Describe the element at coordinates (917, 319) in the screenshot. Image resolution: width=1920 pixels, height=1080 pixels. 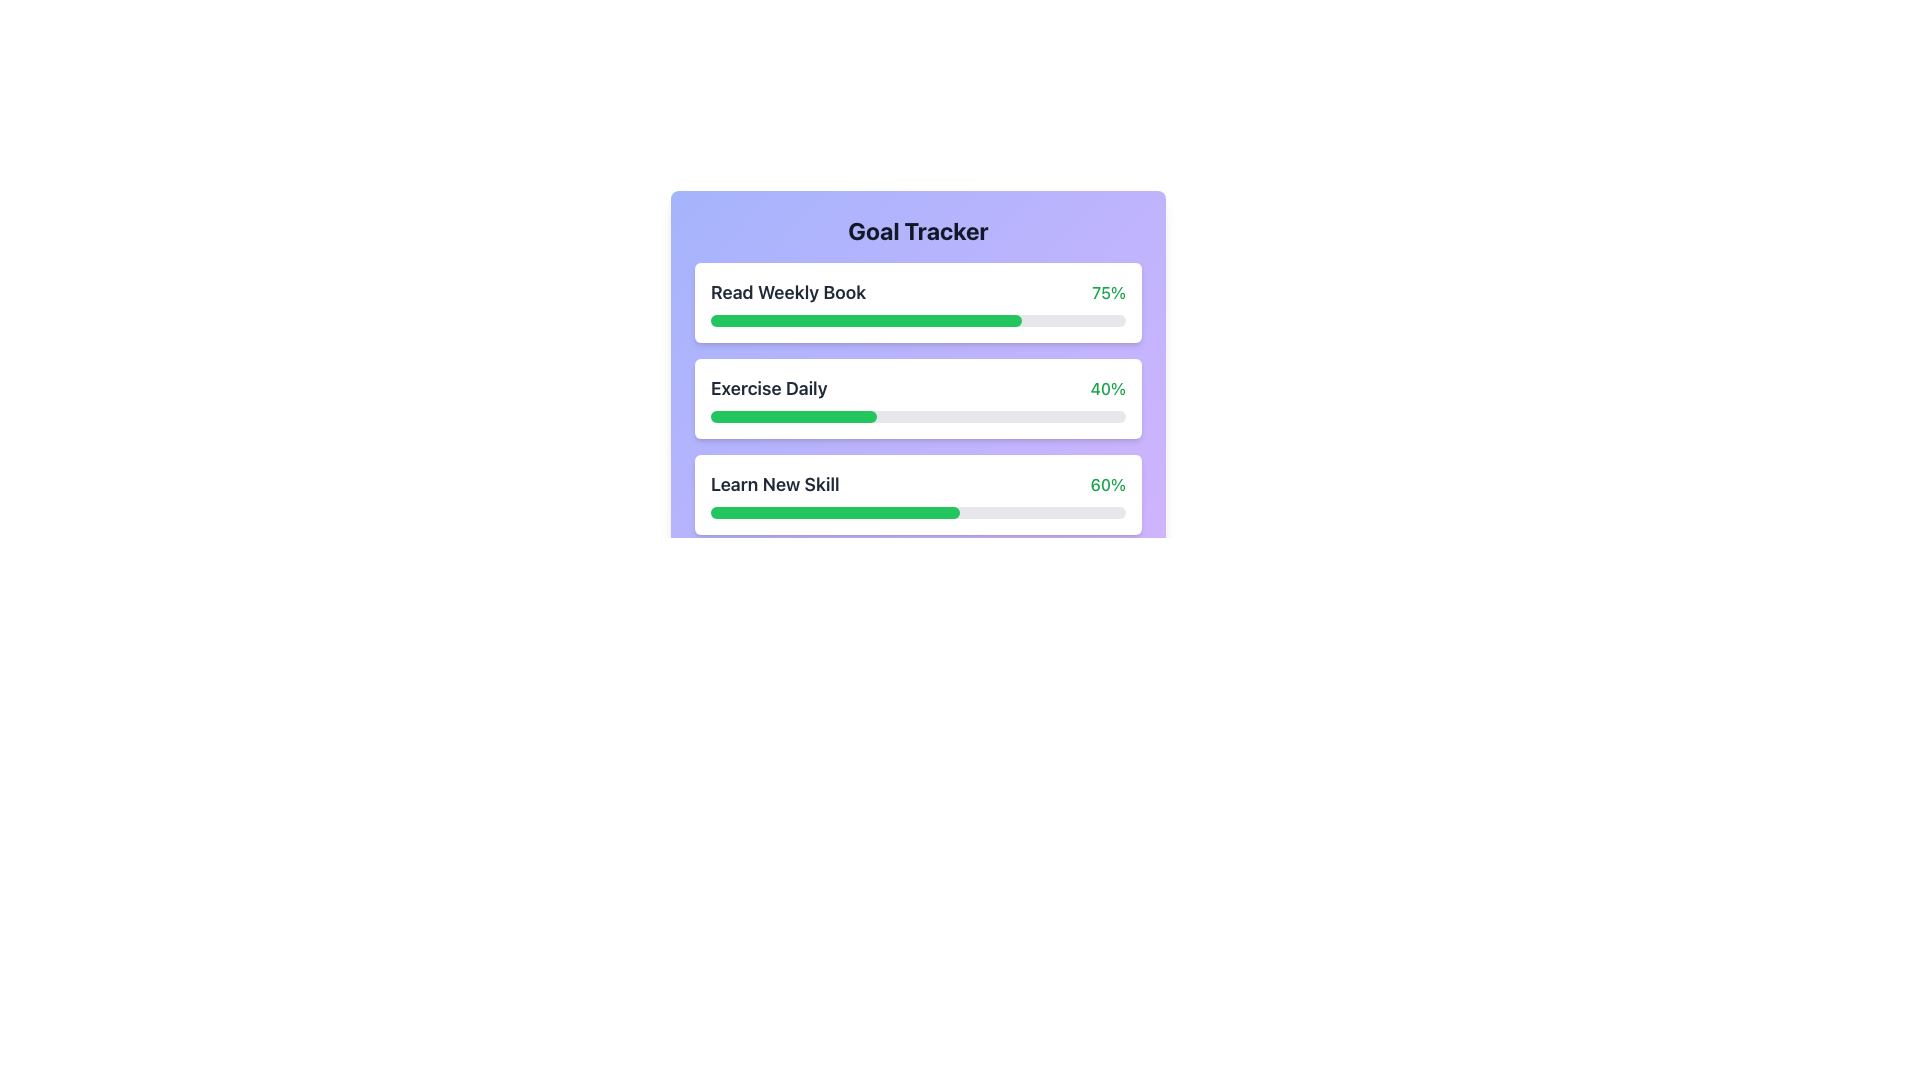
I see `the progress bar indicating 75% completion for the task 'Read Weekly Book', located below the text and percentage indicator within the card section` at that location.